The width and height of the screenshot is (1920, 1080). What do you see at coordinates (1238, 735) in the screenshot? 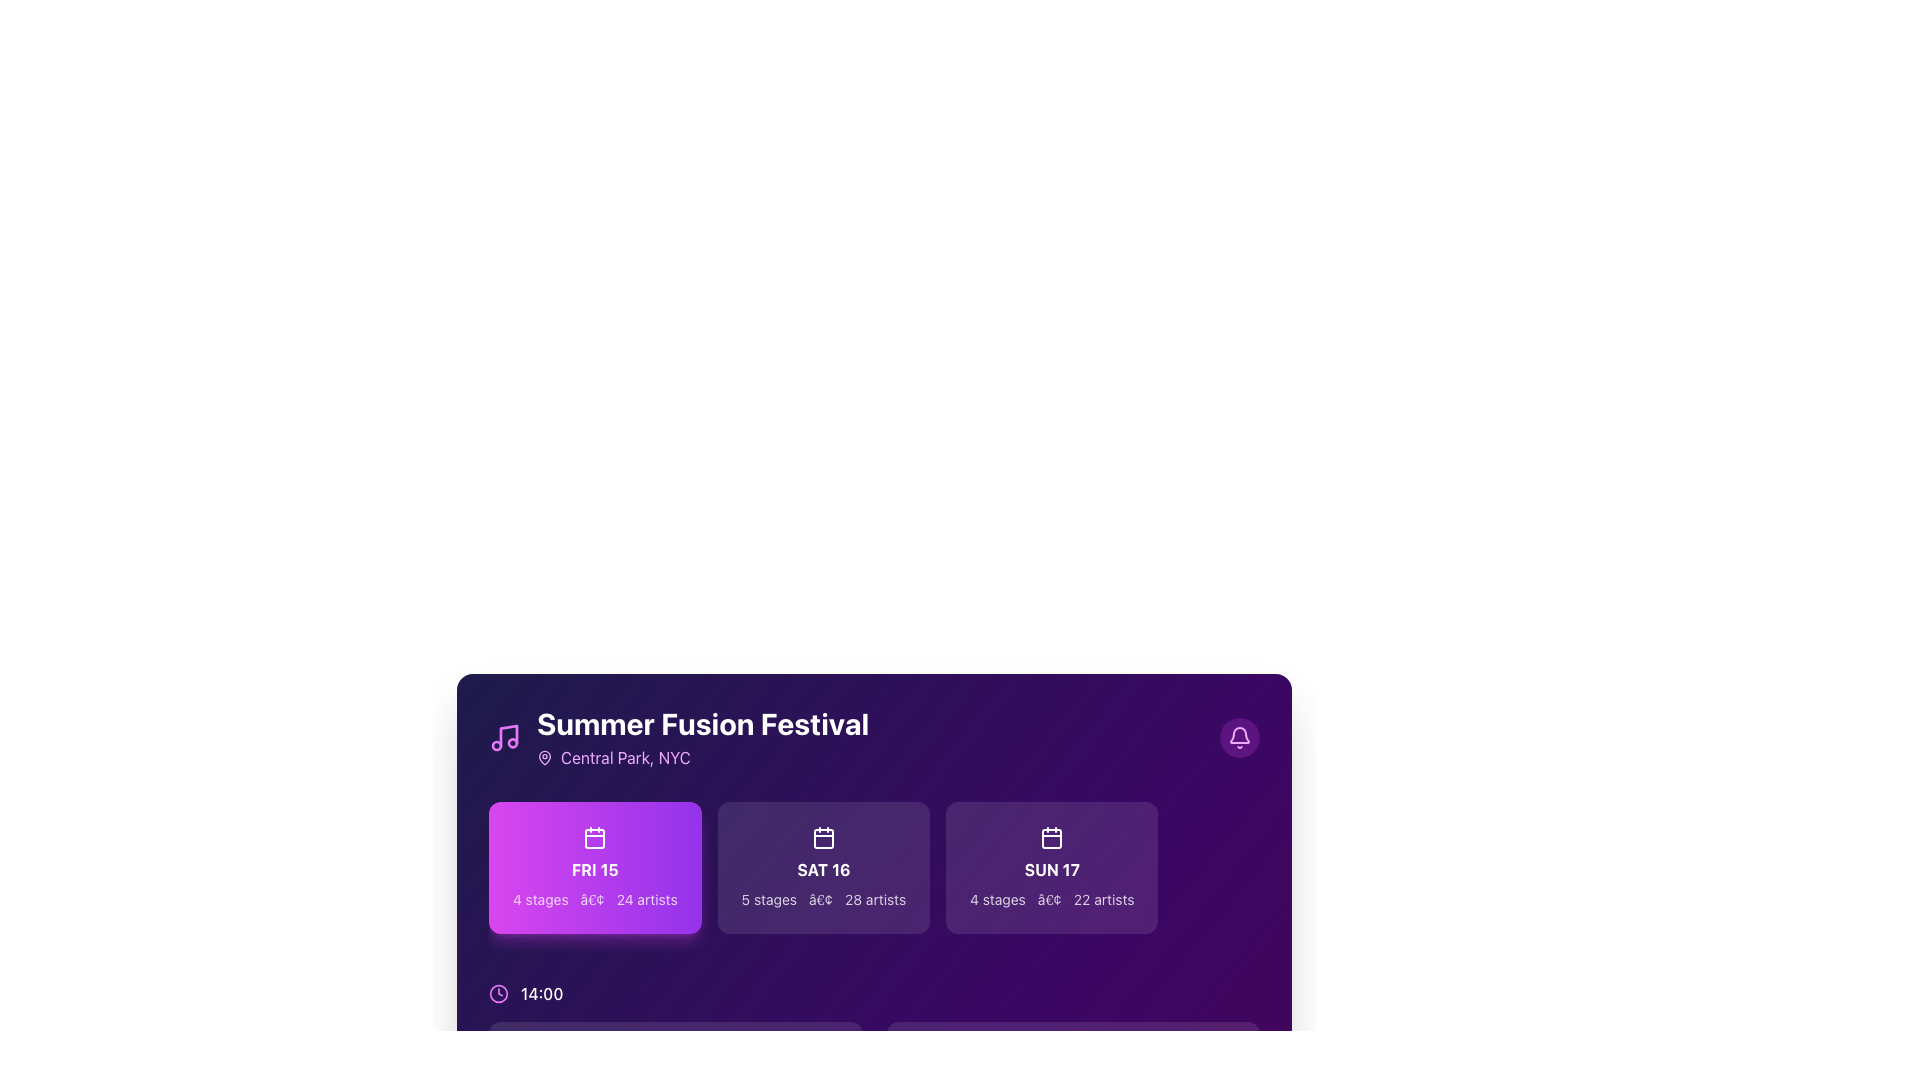
I see `the bell icon located in the top-right corner of the interface, which is styled as a vector illustration within a circular purple background` at bounding box center [1238, 735].